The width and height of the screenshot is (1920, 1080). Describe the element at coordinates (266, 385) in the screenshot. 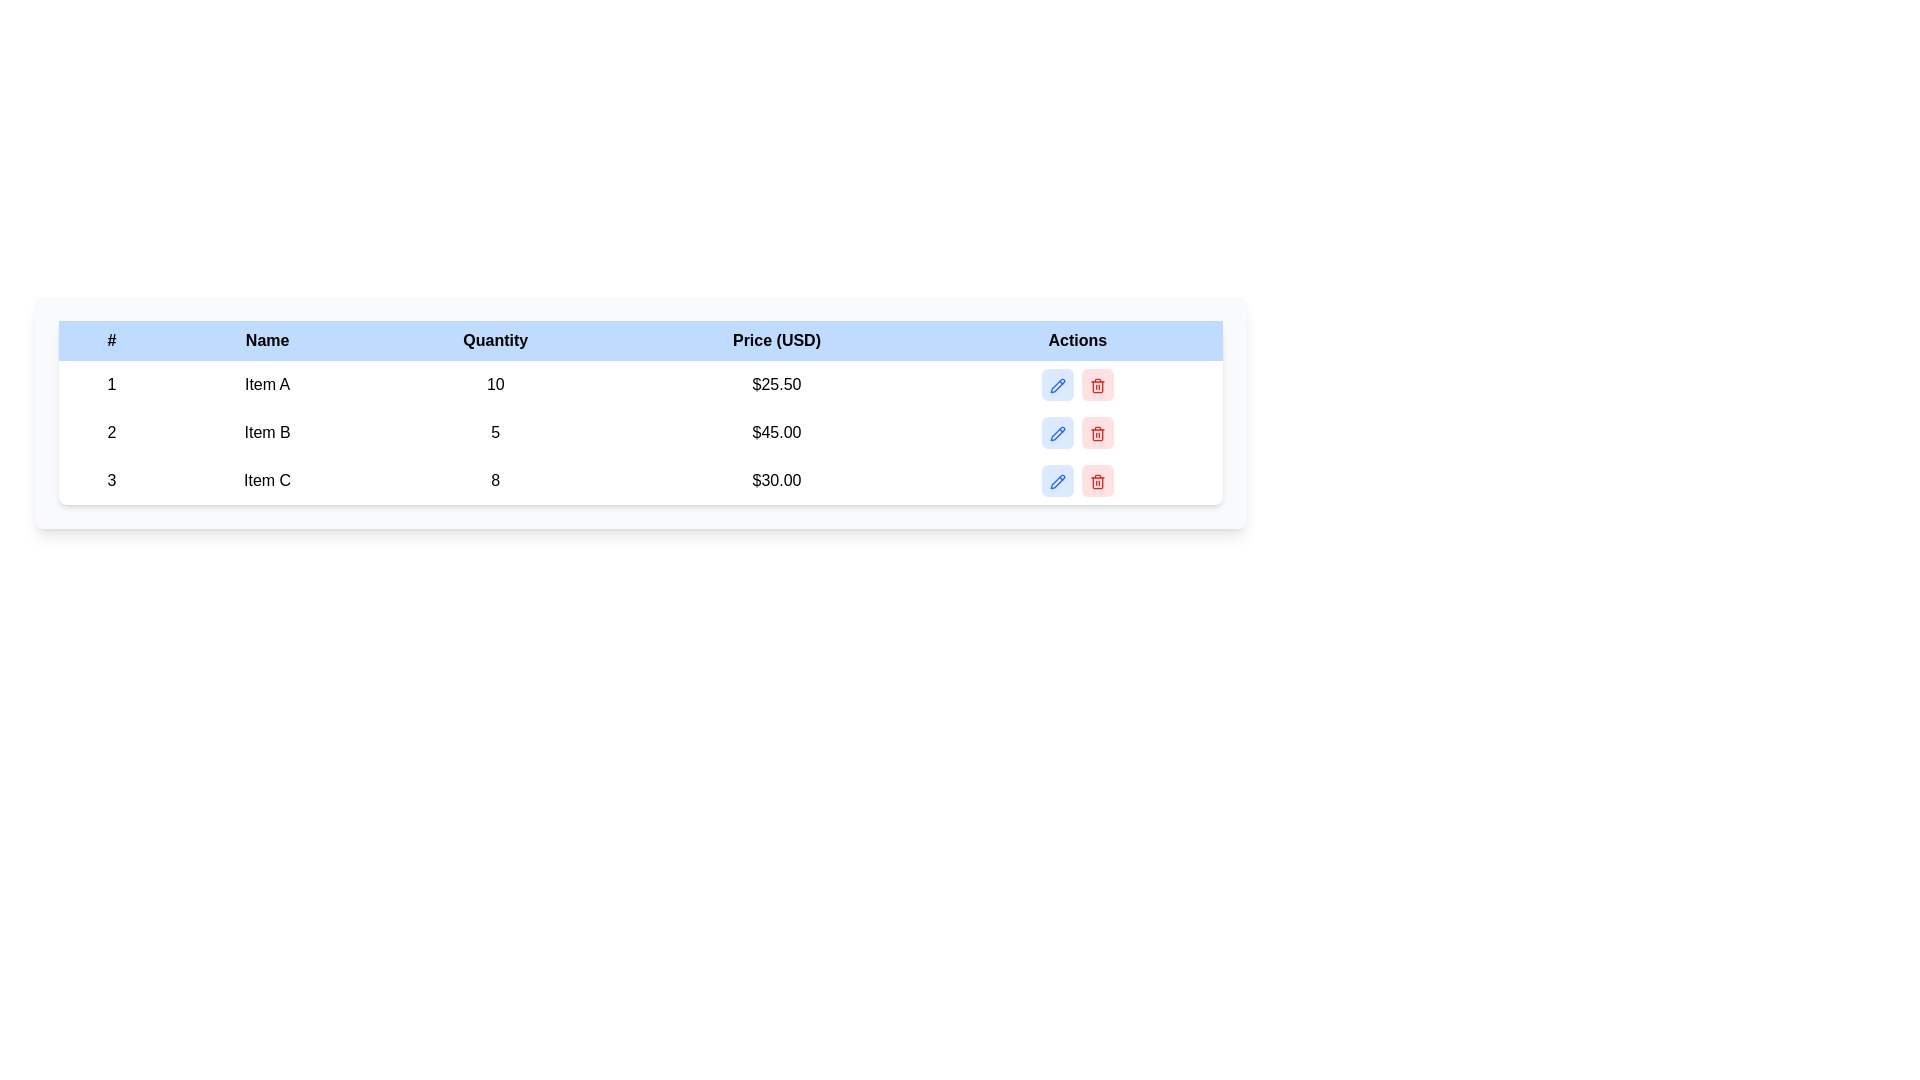

I see `the text label 'Item A' which is displayed in bold black font within the second column of the first row of a table, under the 'Name' header` at that location.